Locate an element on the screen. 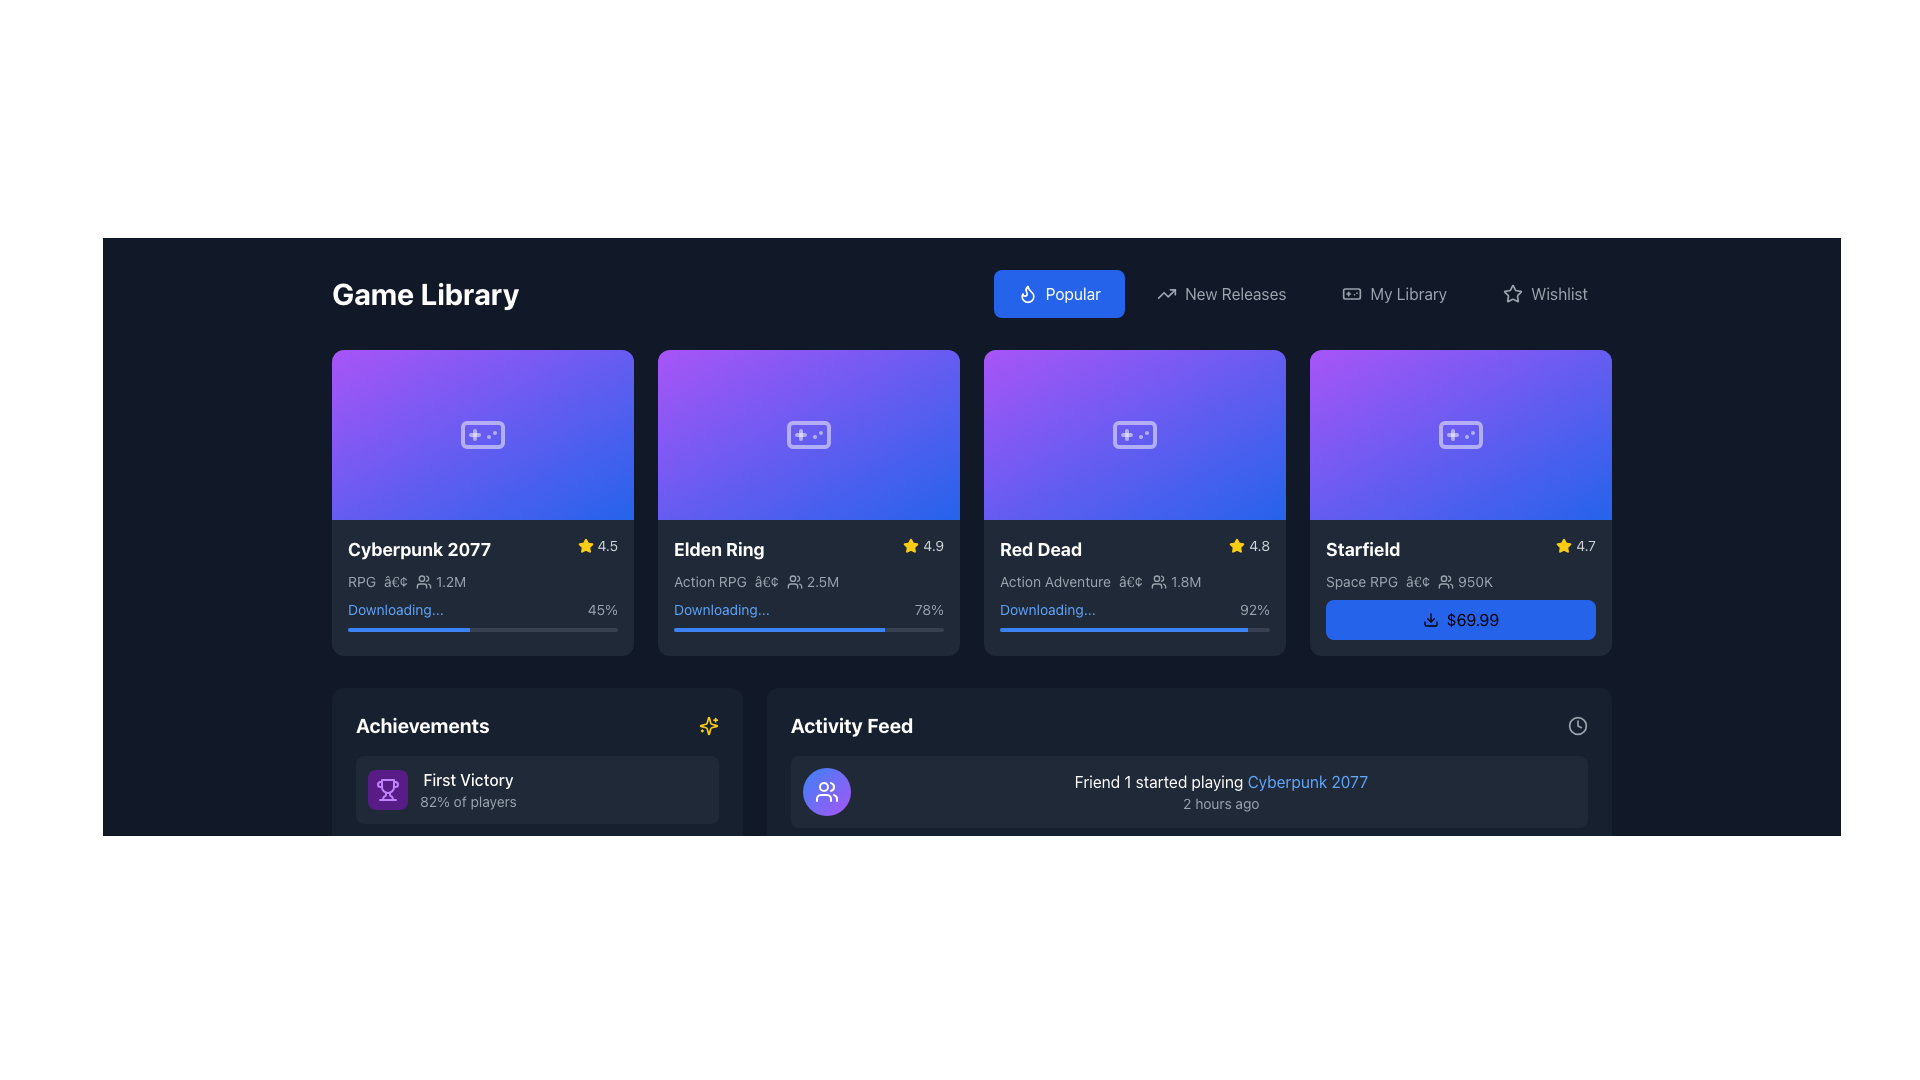 This screenshot has height=1080, width=1920. the heading text element that reads 'Activity Feed', which is styled in bold, white text against a dark background, located near the bottom-right of the main layout is located at coordinates (851, 725).